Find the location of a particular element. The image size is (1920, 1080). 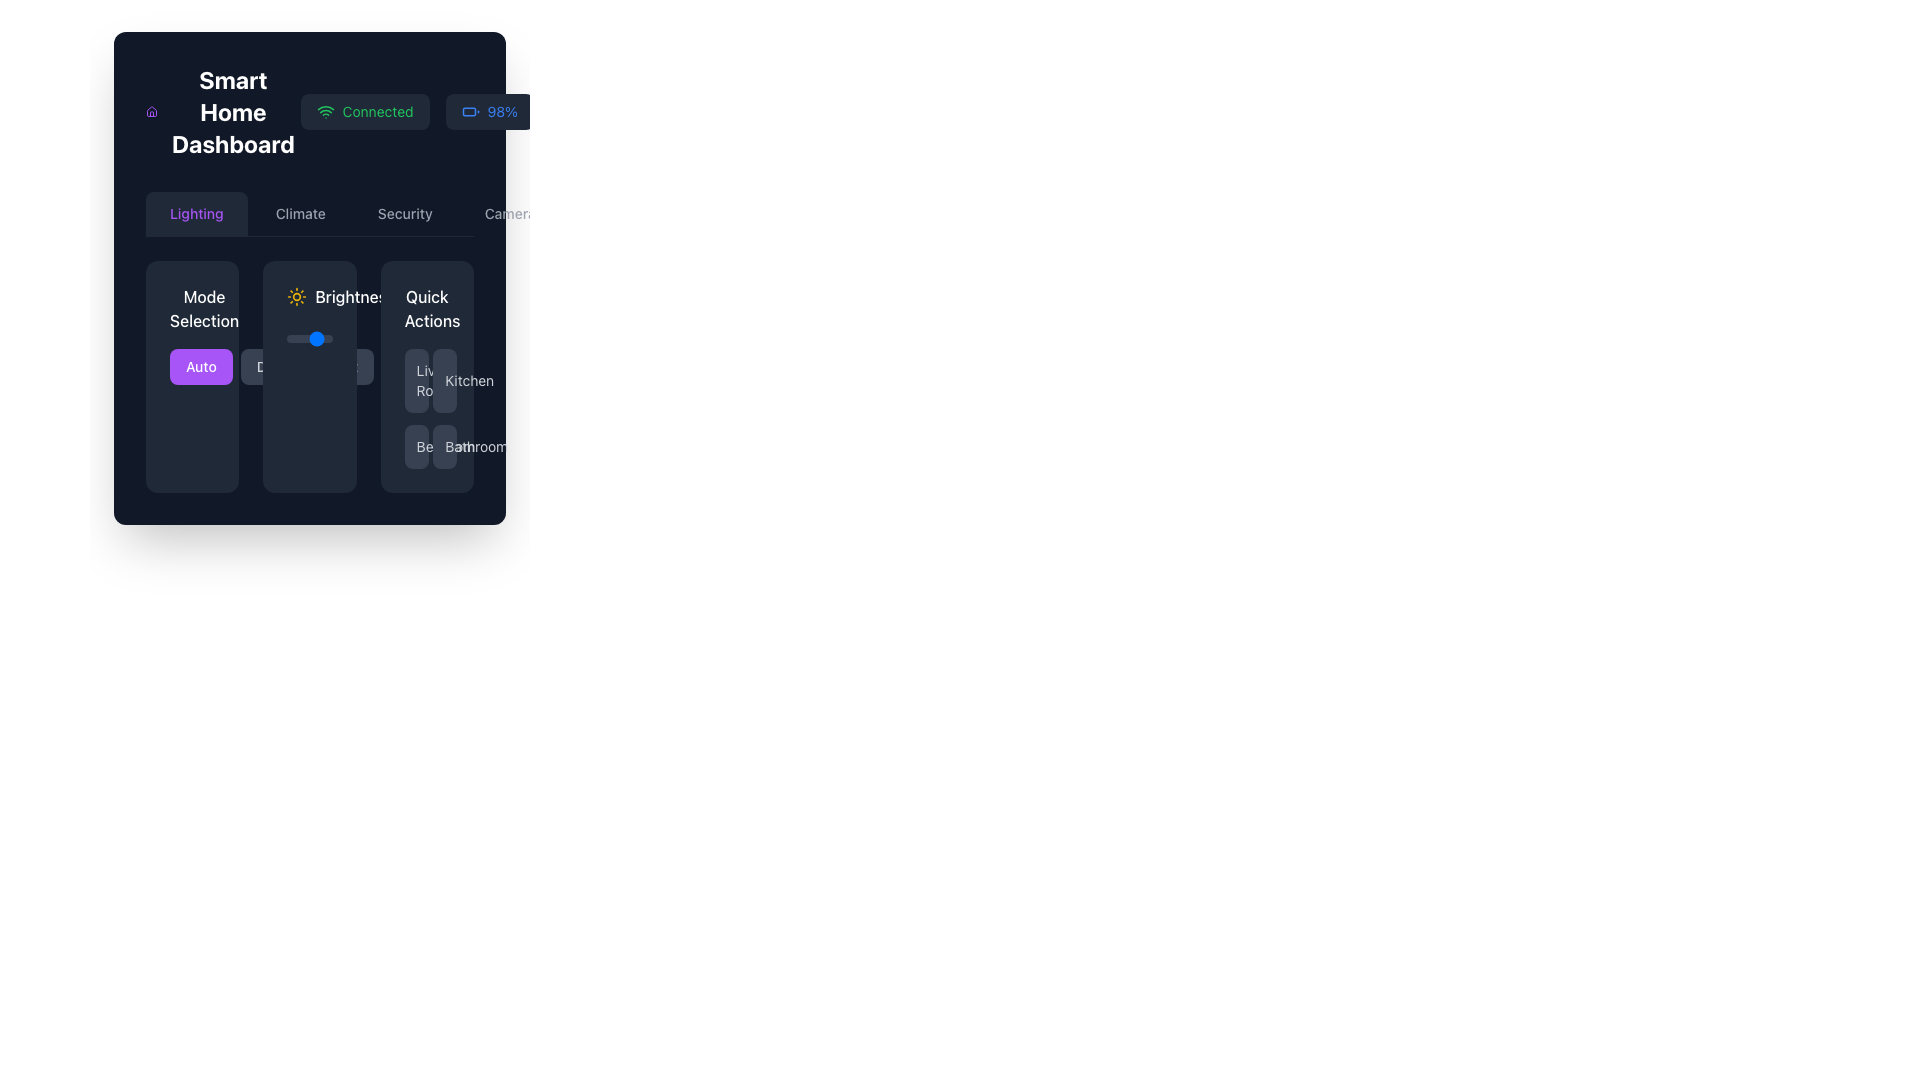

the blue-colored battery icon displaying '98%' located in the top-right corner of the interface, next to the green 'Connected' label is located at coordinates (489, 111).